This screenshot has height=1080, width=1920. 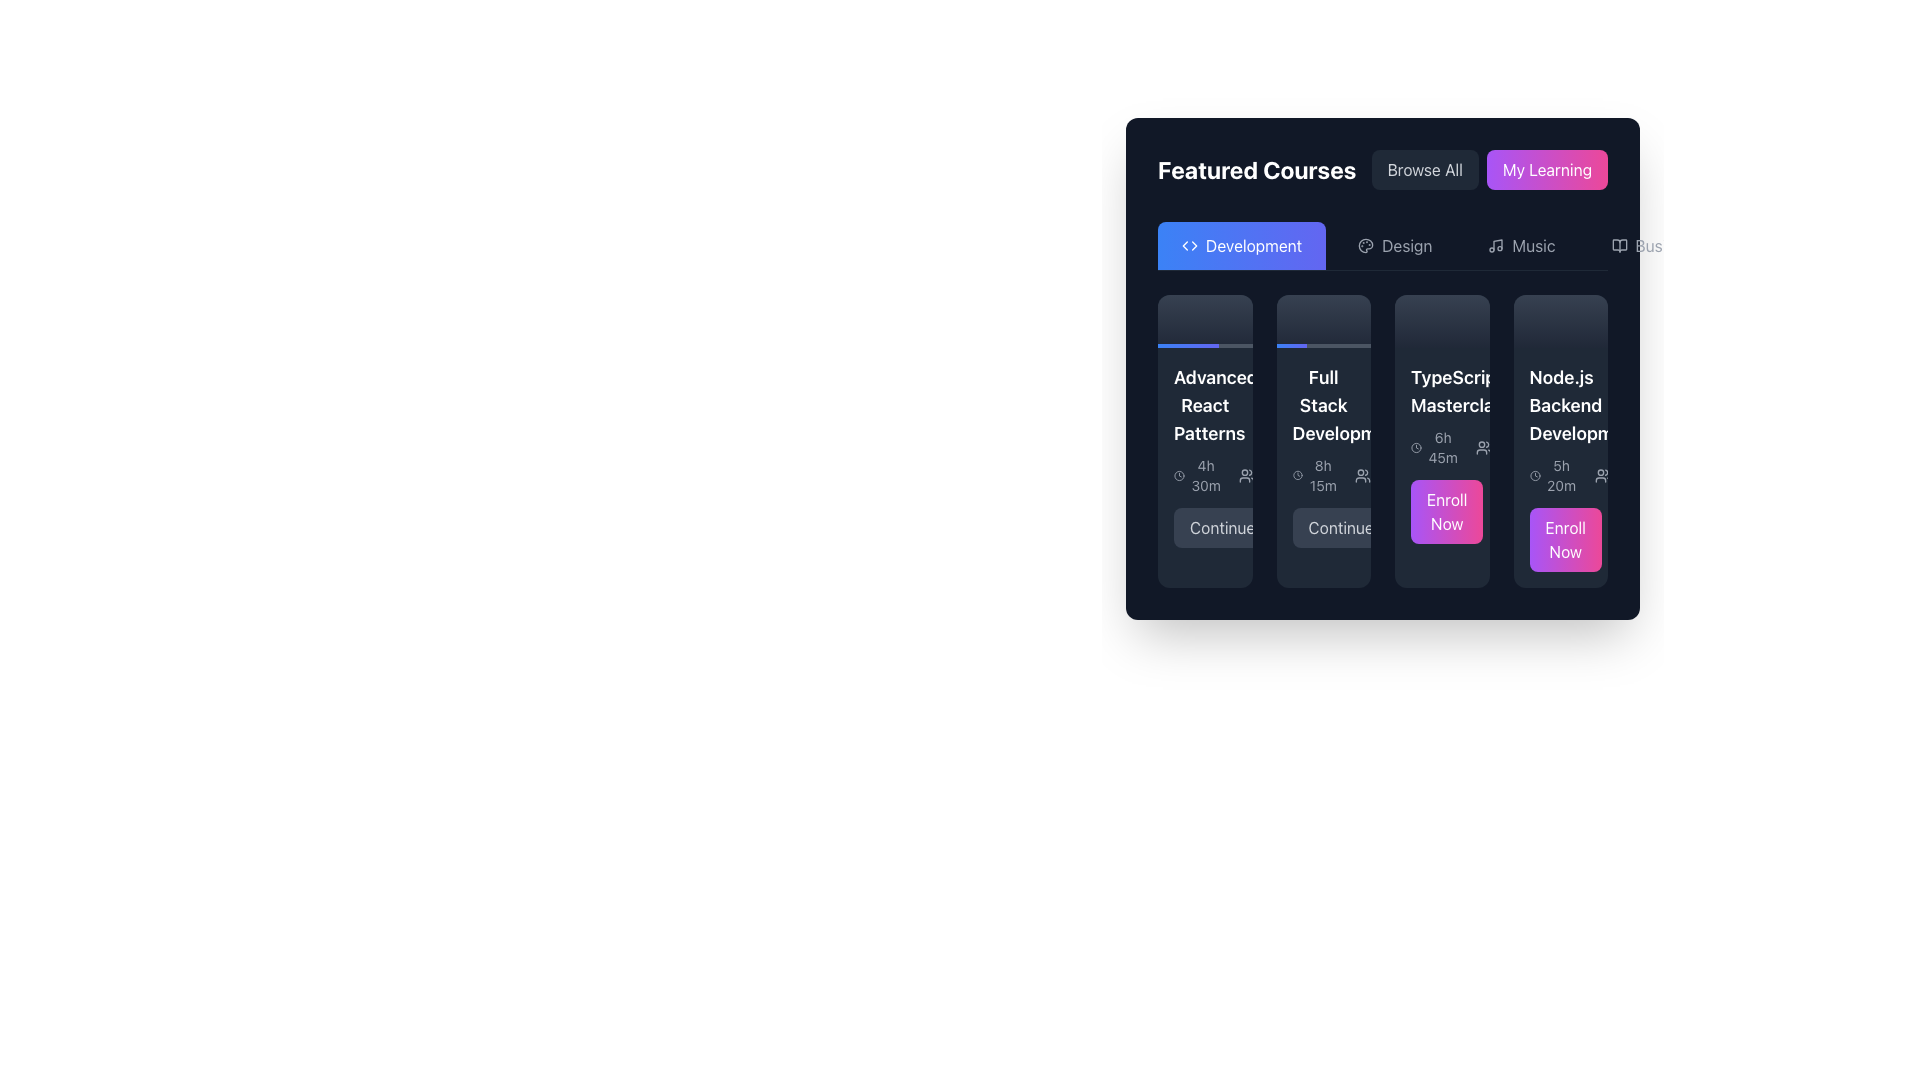 I want to click on the play button located at the center of the 'Full Stack Development' course card, so click(x=1323, y=320).